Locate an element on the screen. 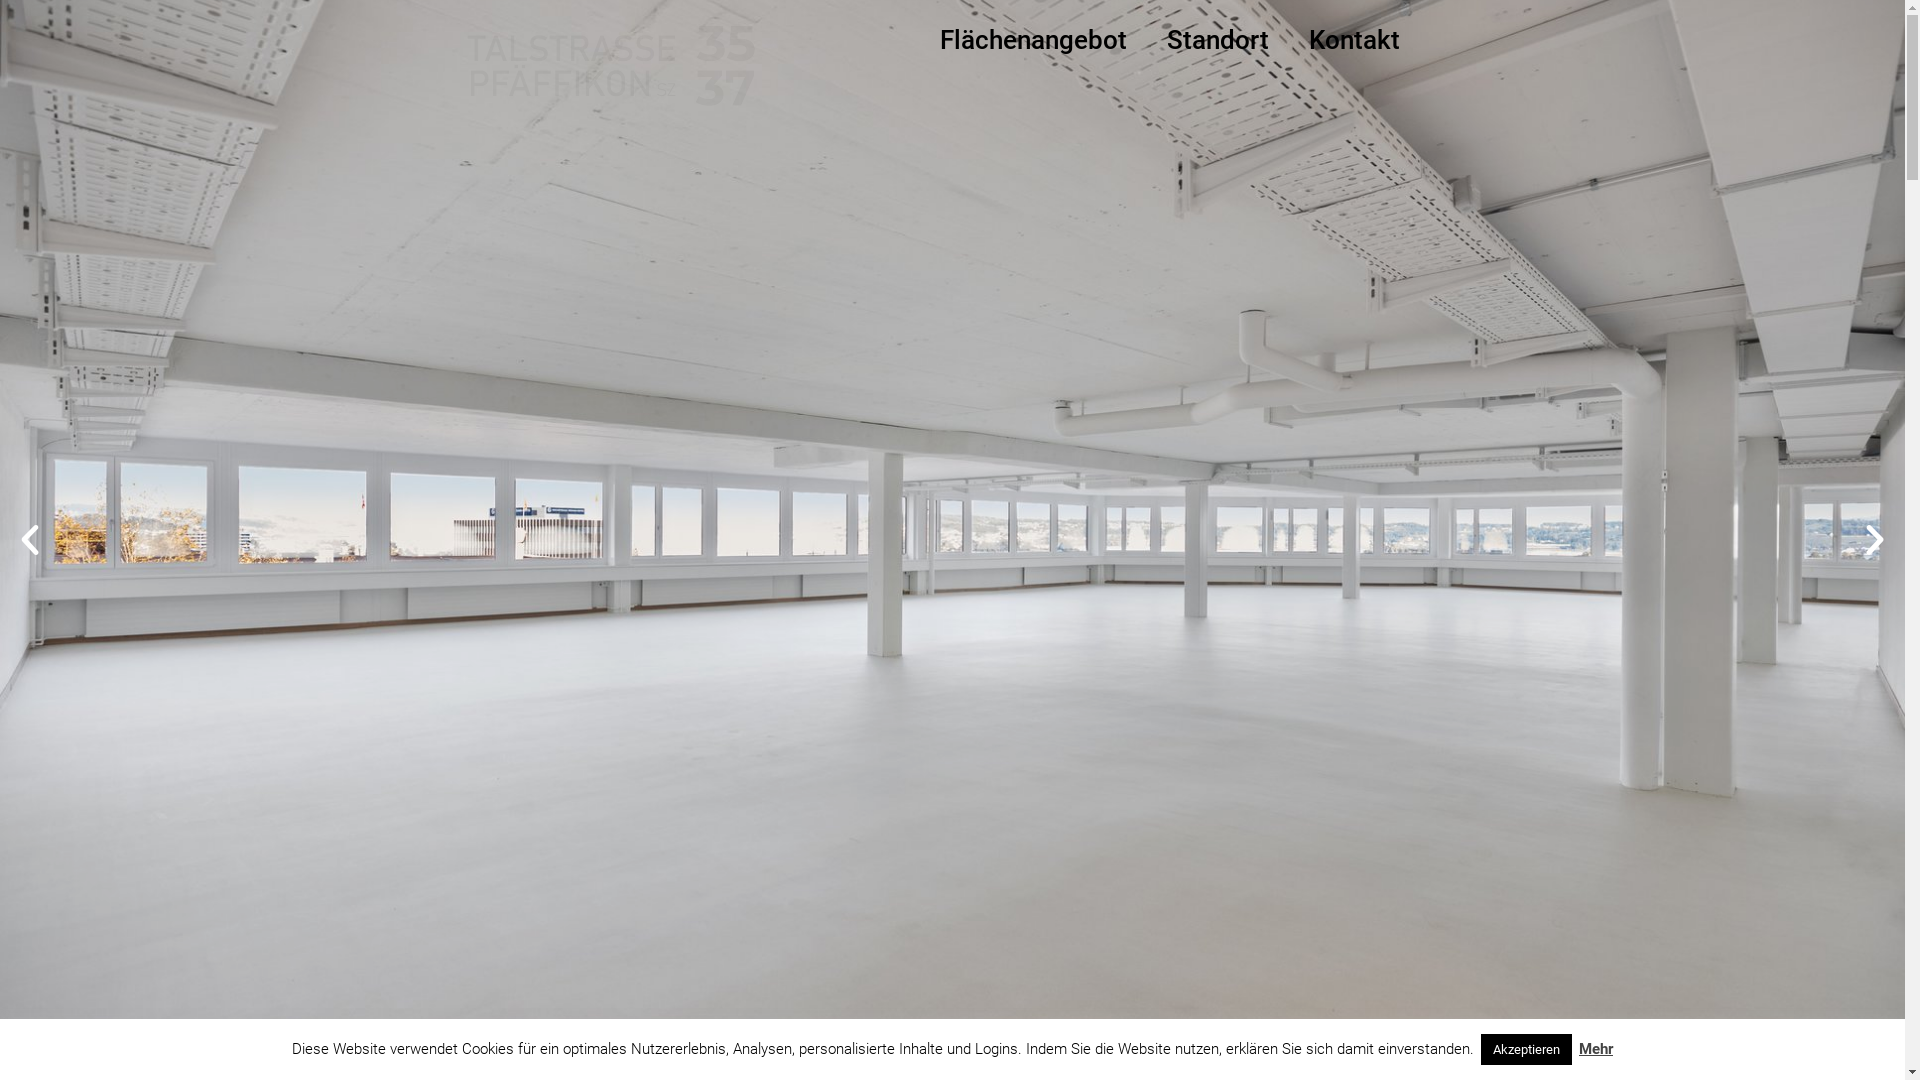 The height and width of the screenshot is (1080, 1920). 'Akzeptieren' is located at coordinates (1525, 1048).